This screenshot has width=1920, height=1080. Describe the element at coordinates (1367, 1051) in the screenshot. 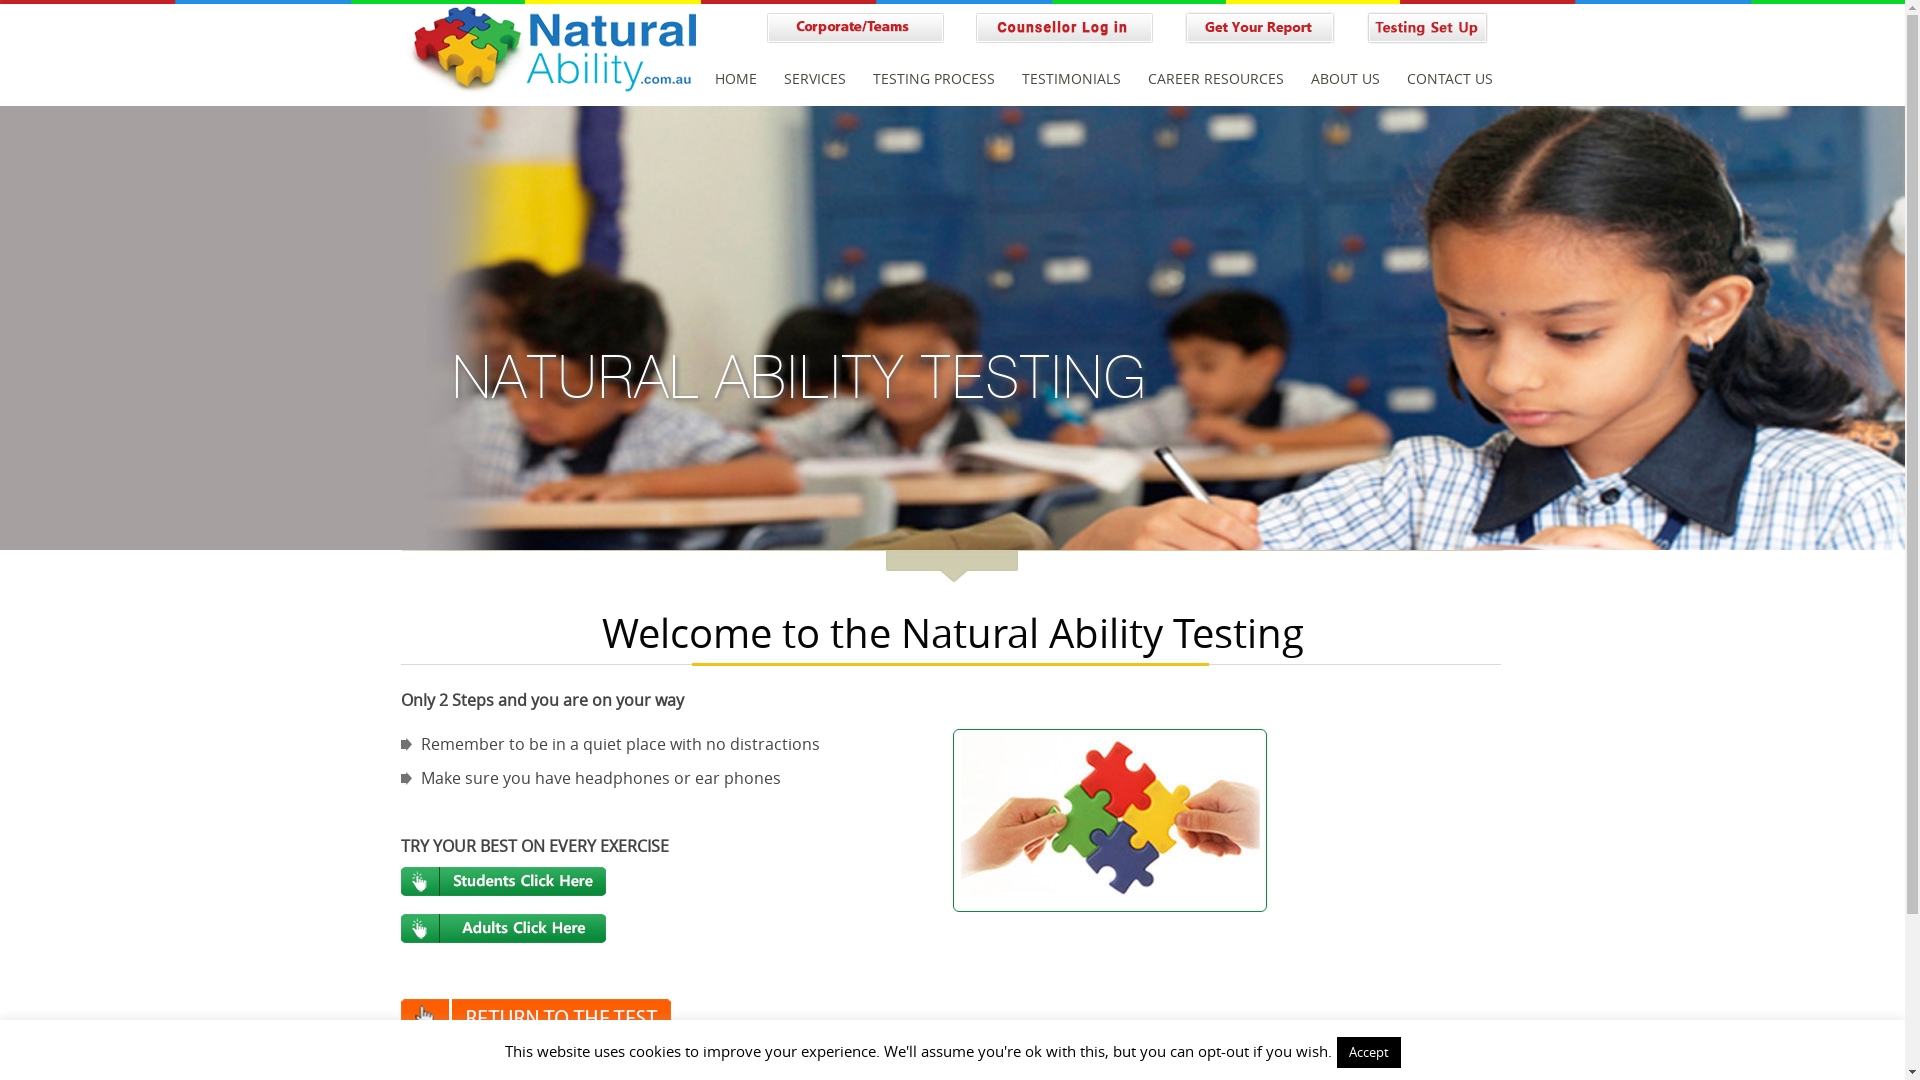

I see `'Accept'` at that location.